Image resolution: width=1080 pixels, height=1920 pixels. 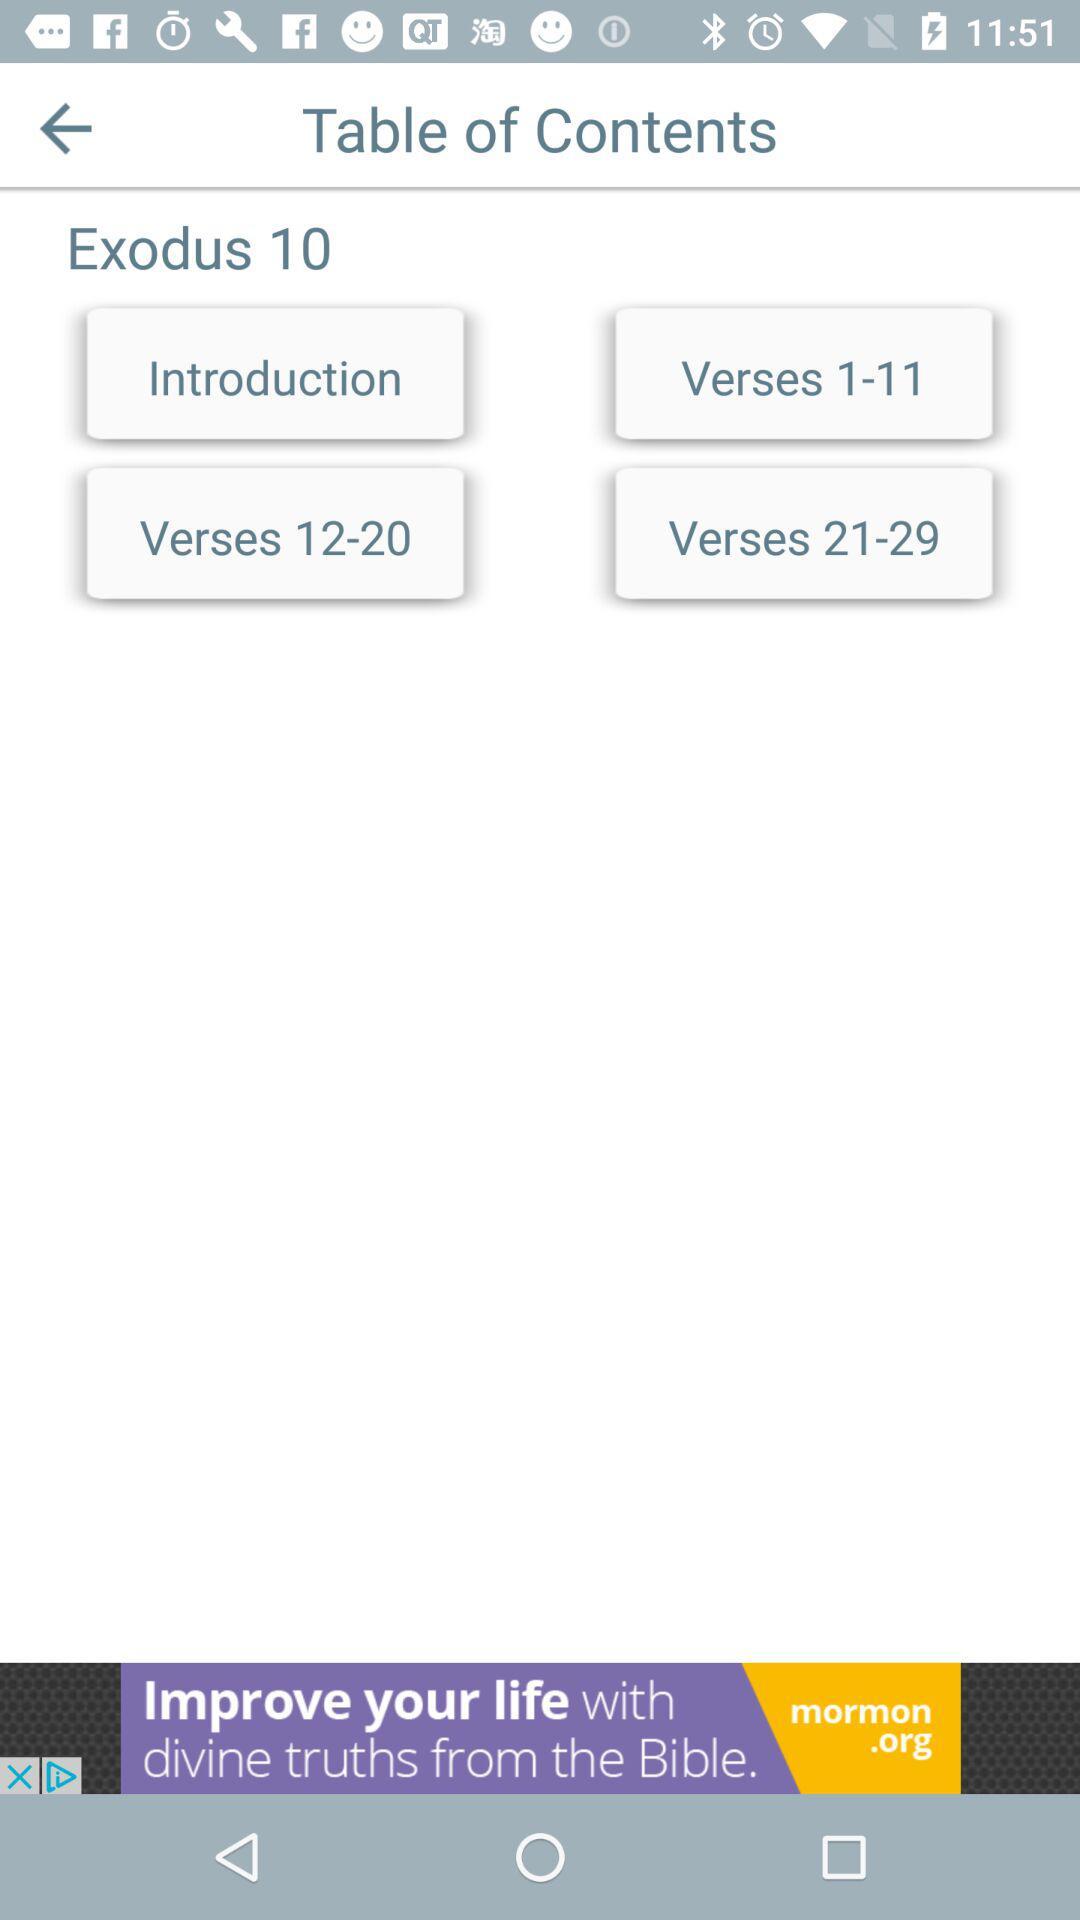 What do you see at coordinates (540, 1727) in the screenshot?
I see `open advertisement` at bounding box center [540, 1727].